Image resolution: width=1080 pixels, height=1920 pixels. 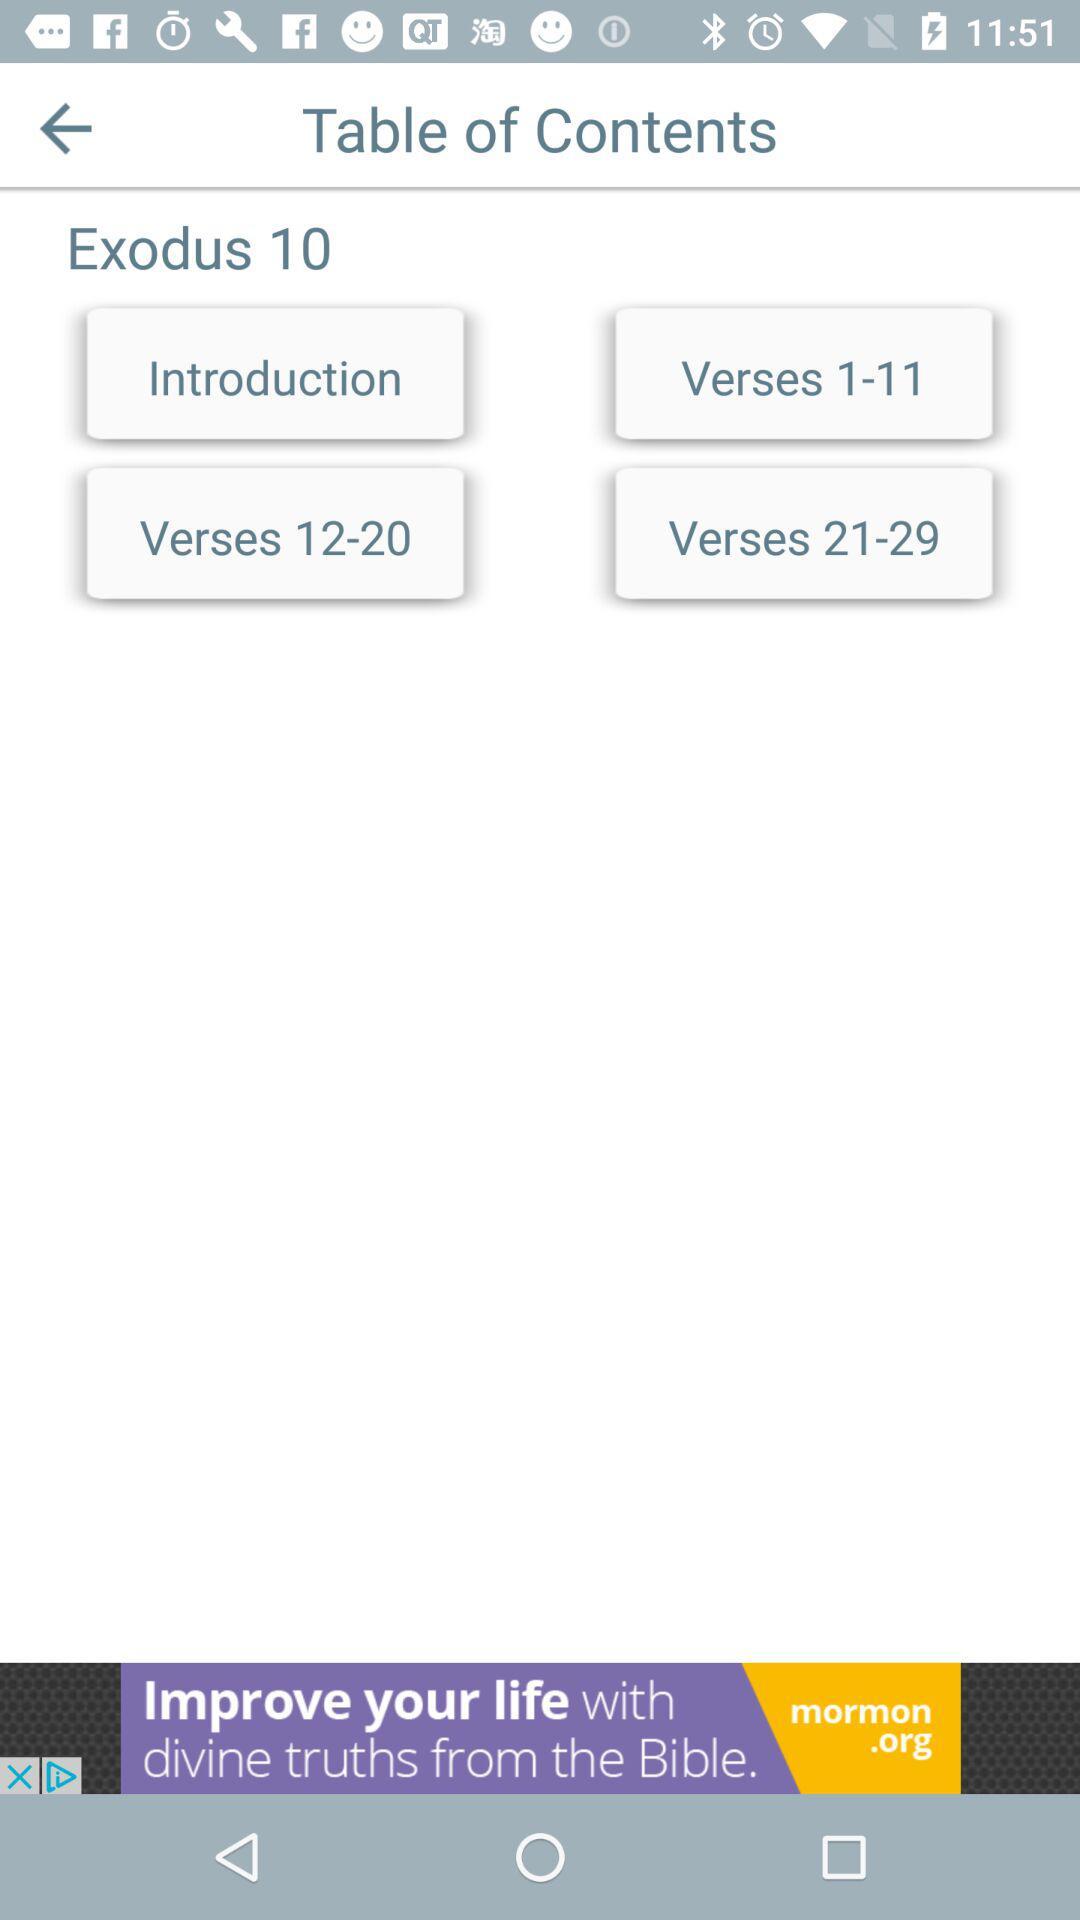 What do you see at coordinates (540, 1727) in the screenshot?
I see `open advertisement` at bounding box center [540, 1727].